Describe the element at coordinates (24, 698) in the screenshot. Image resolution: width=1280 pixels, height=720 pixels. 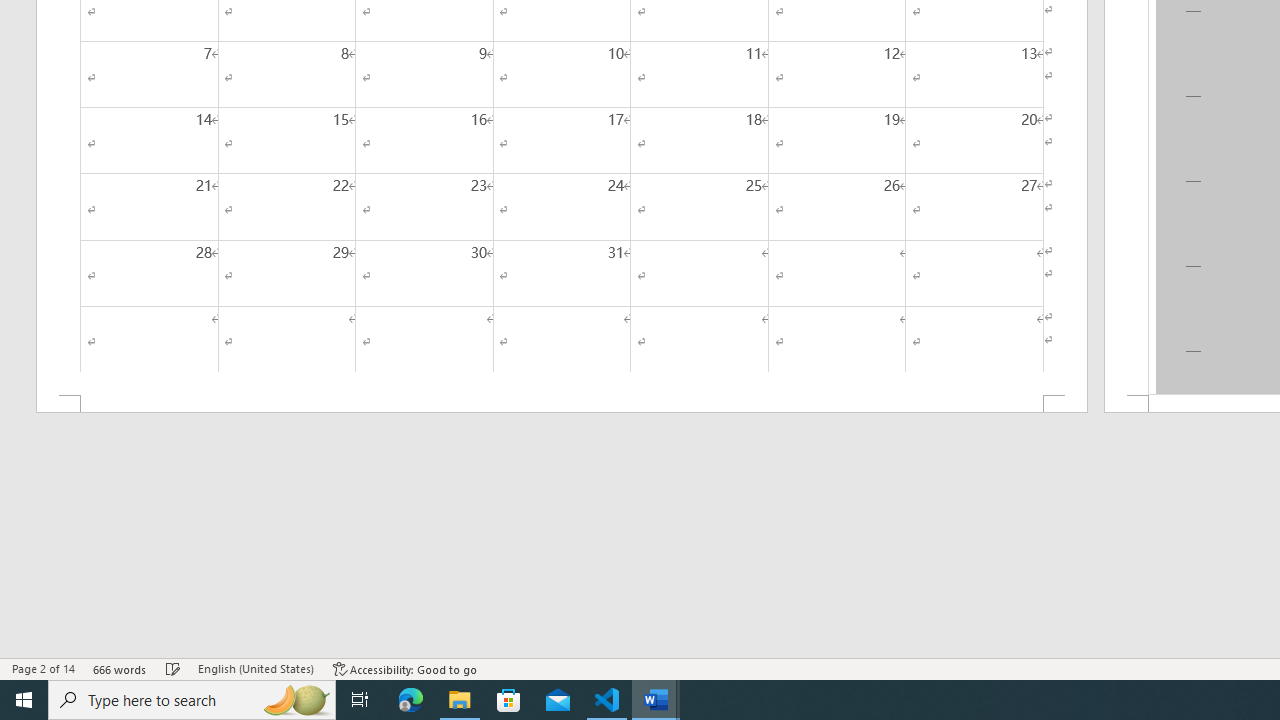
I see `'Start'` at that location.